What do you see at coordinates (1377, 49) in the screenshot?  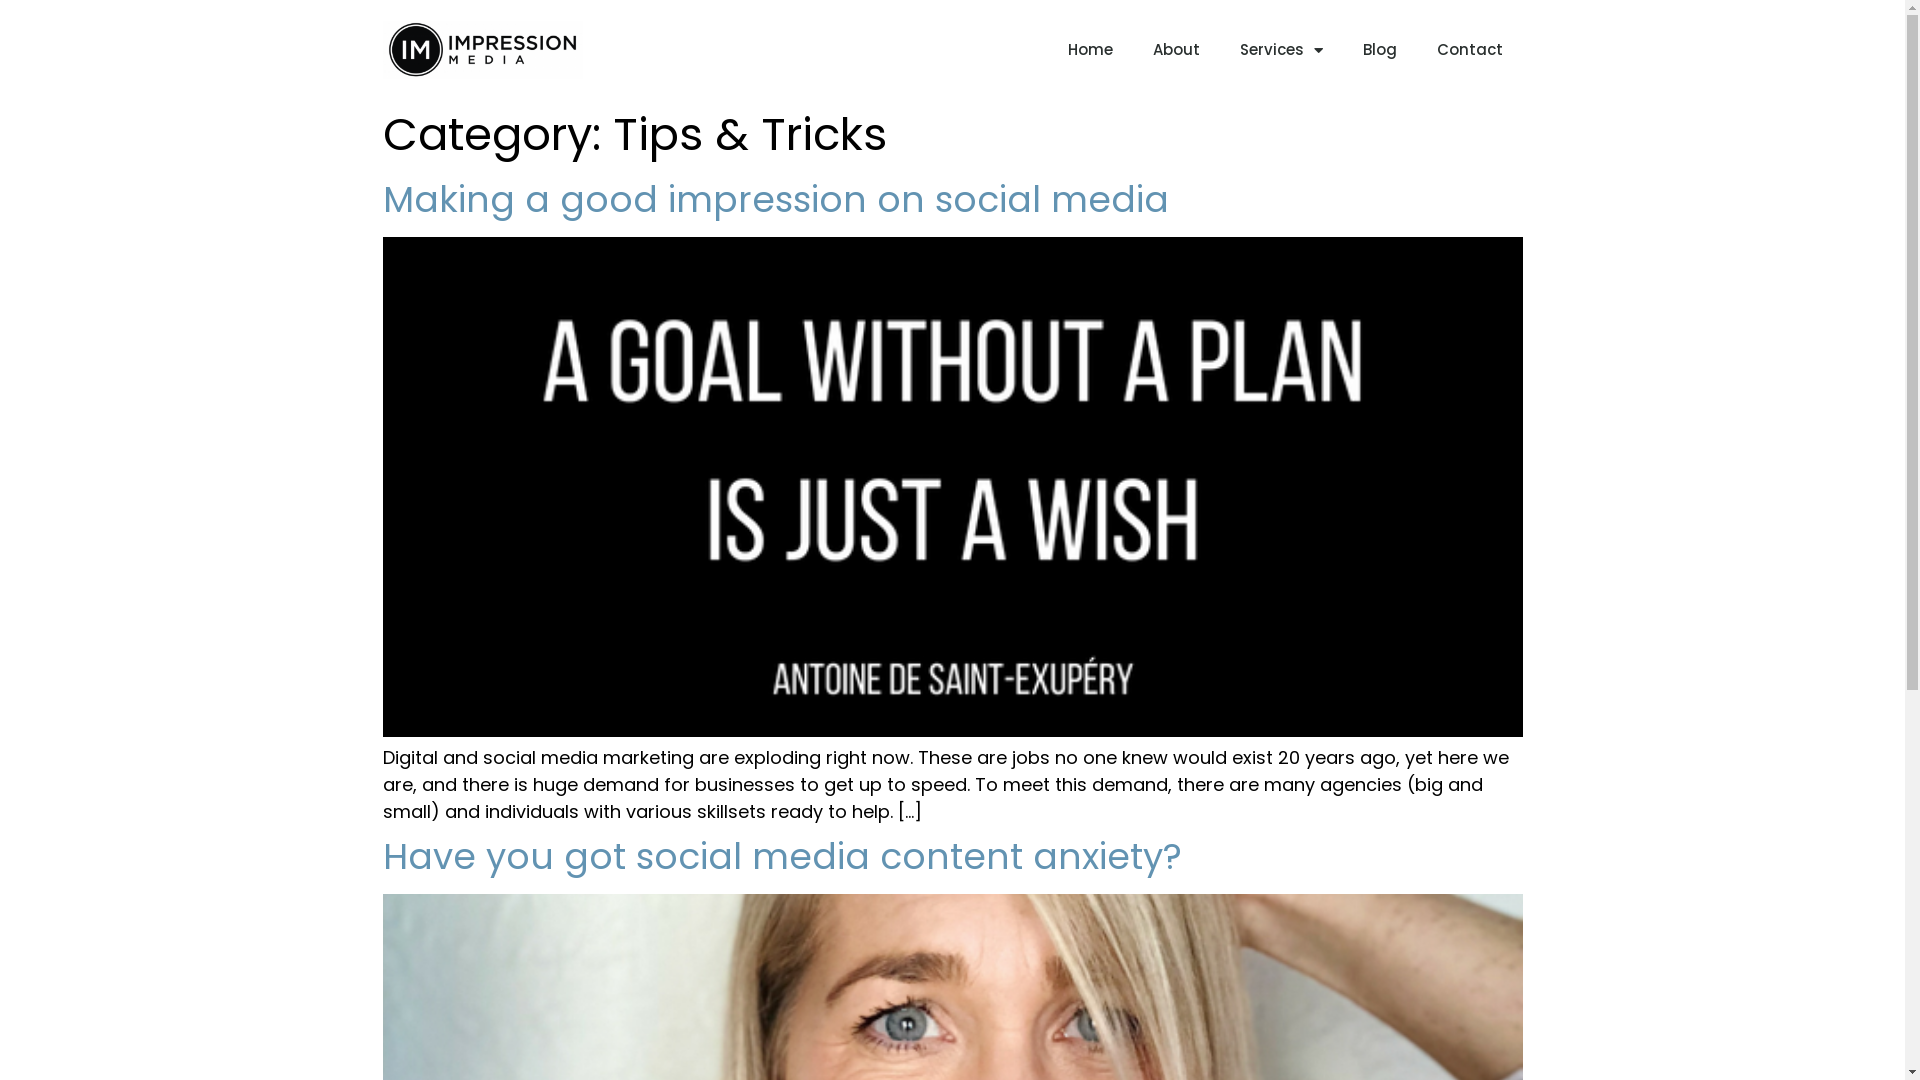 I see `'Blog'` at bounding box center [1377, 49].